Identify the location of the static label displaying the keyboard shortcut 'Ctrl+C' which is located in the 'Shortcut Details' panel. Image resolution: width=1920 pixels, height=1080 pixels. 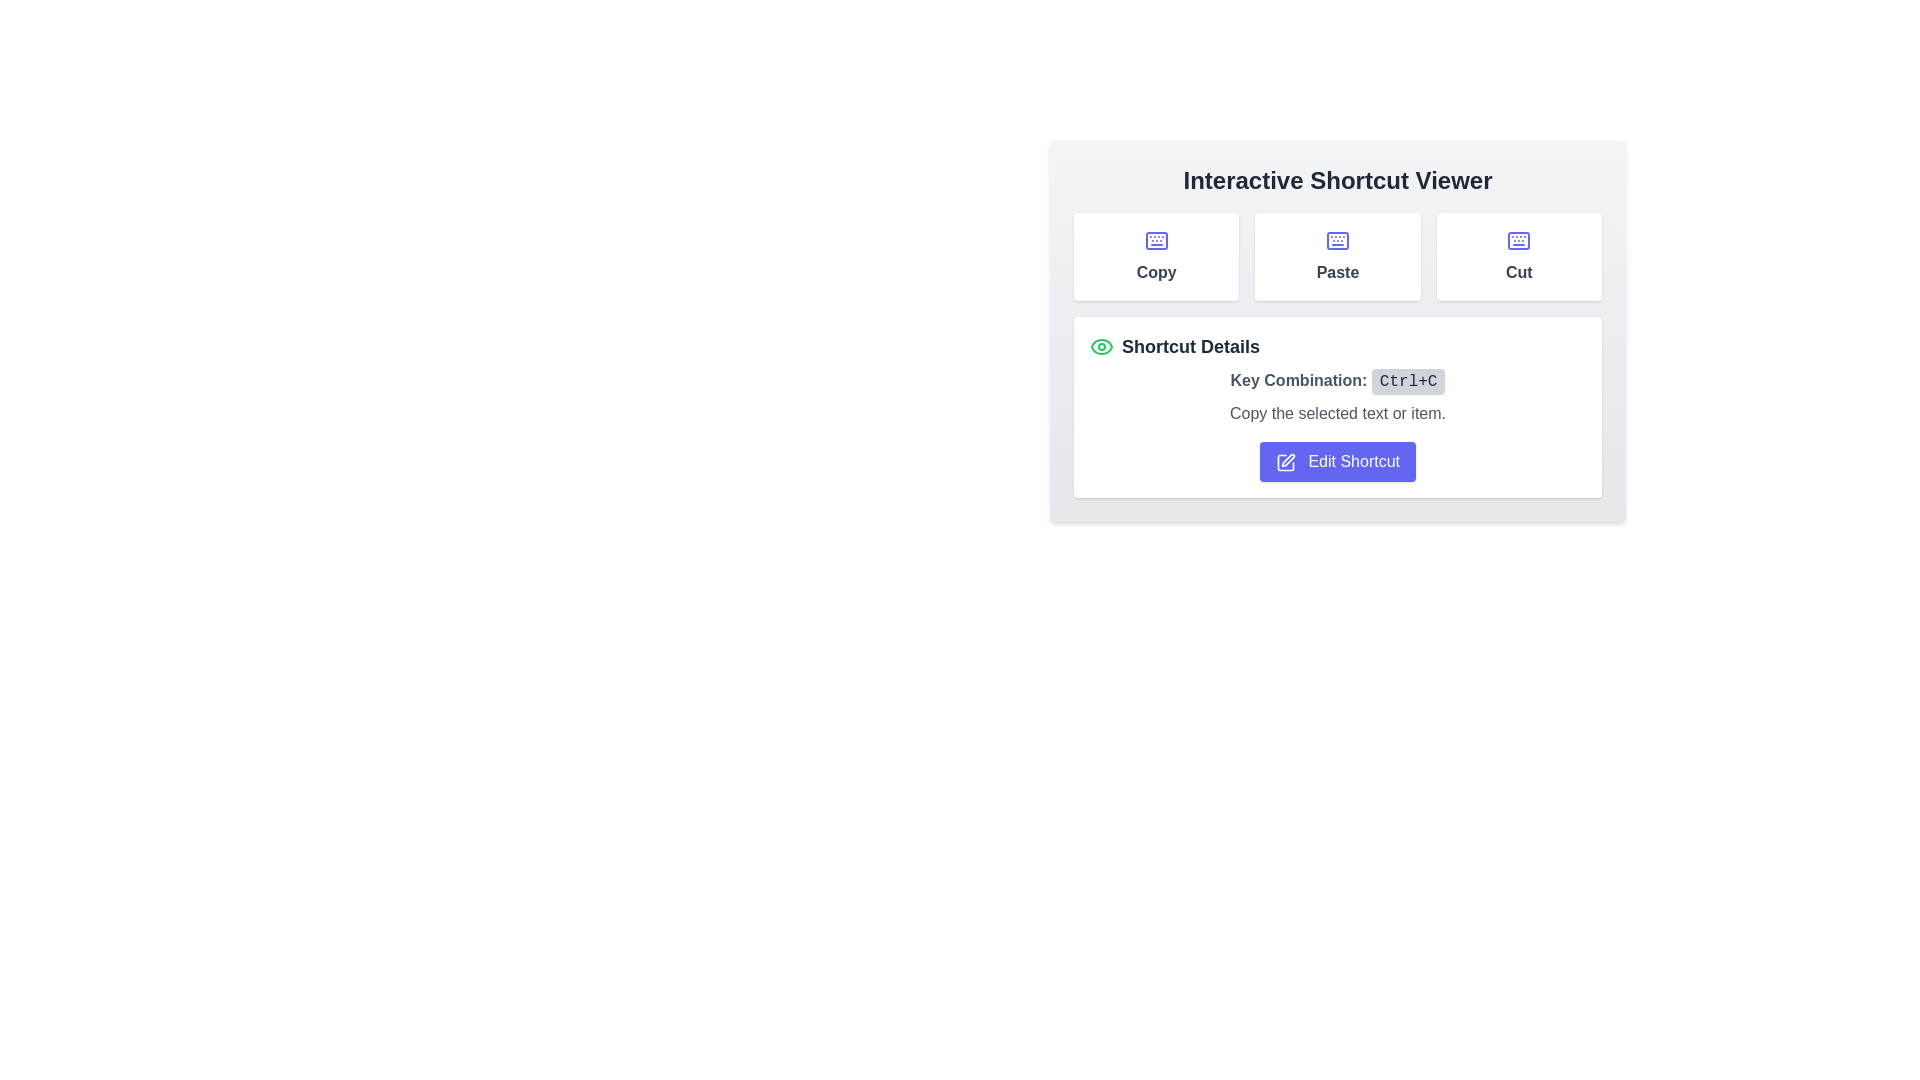
(1338, 381).